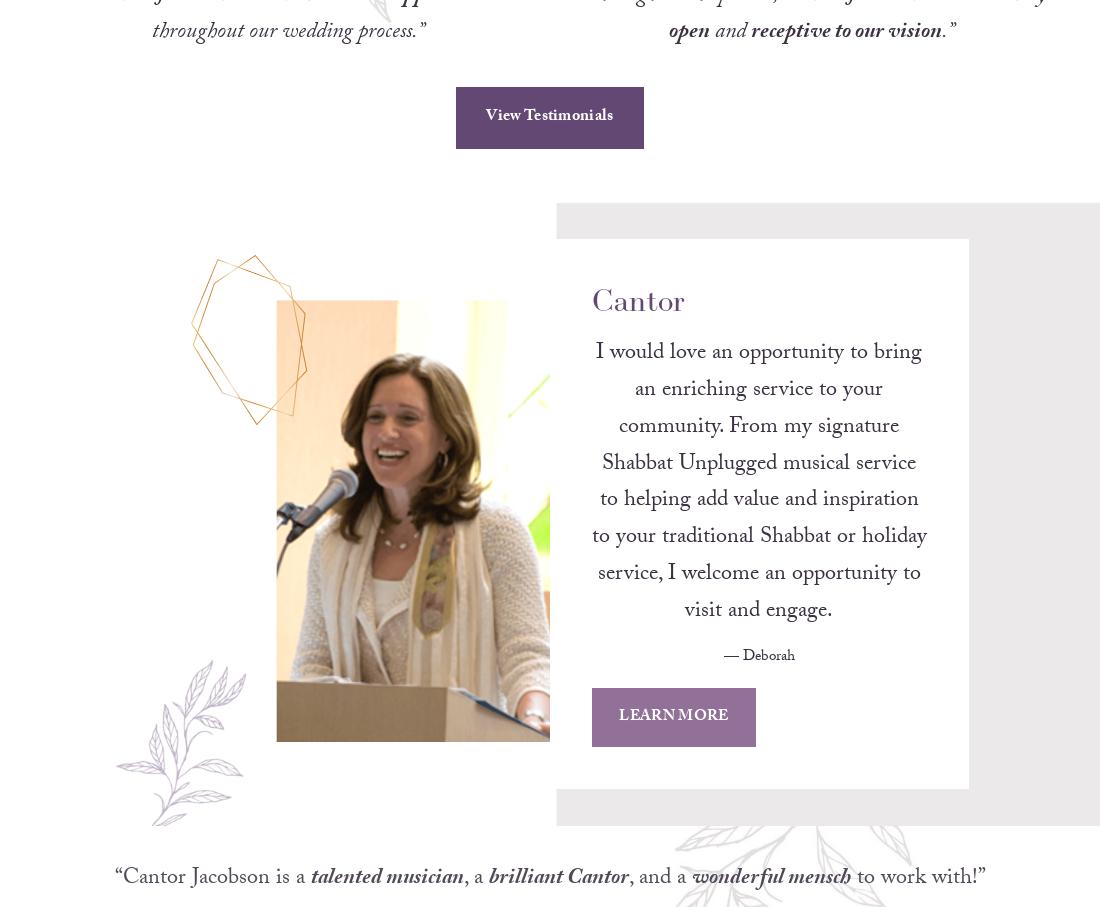  I want to click on '“Throughout the process, Cantor Jacobson was', so click(768, 21).